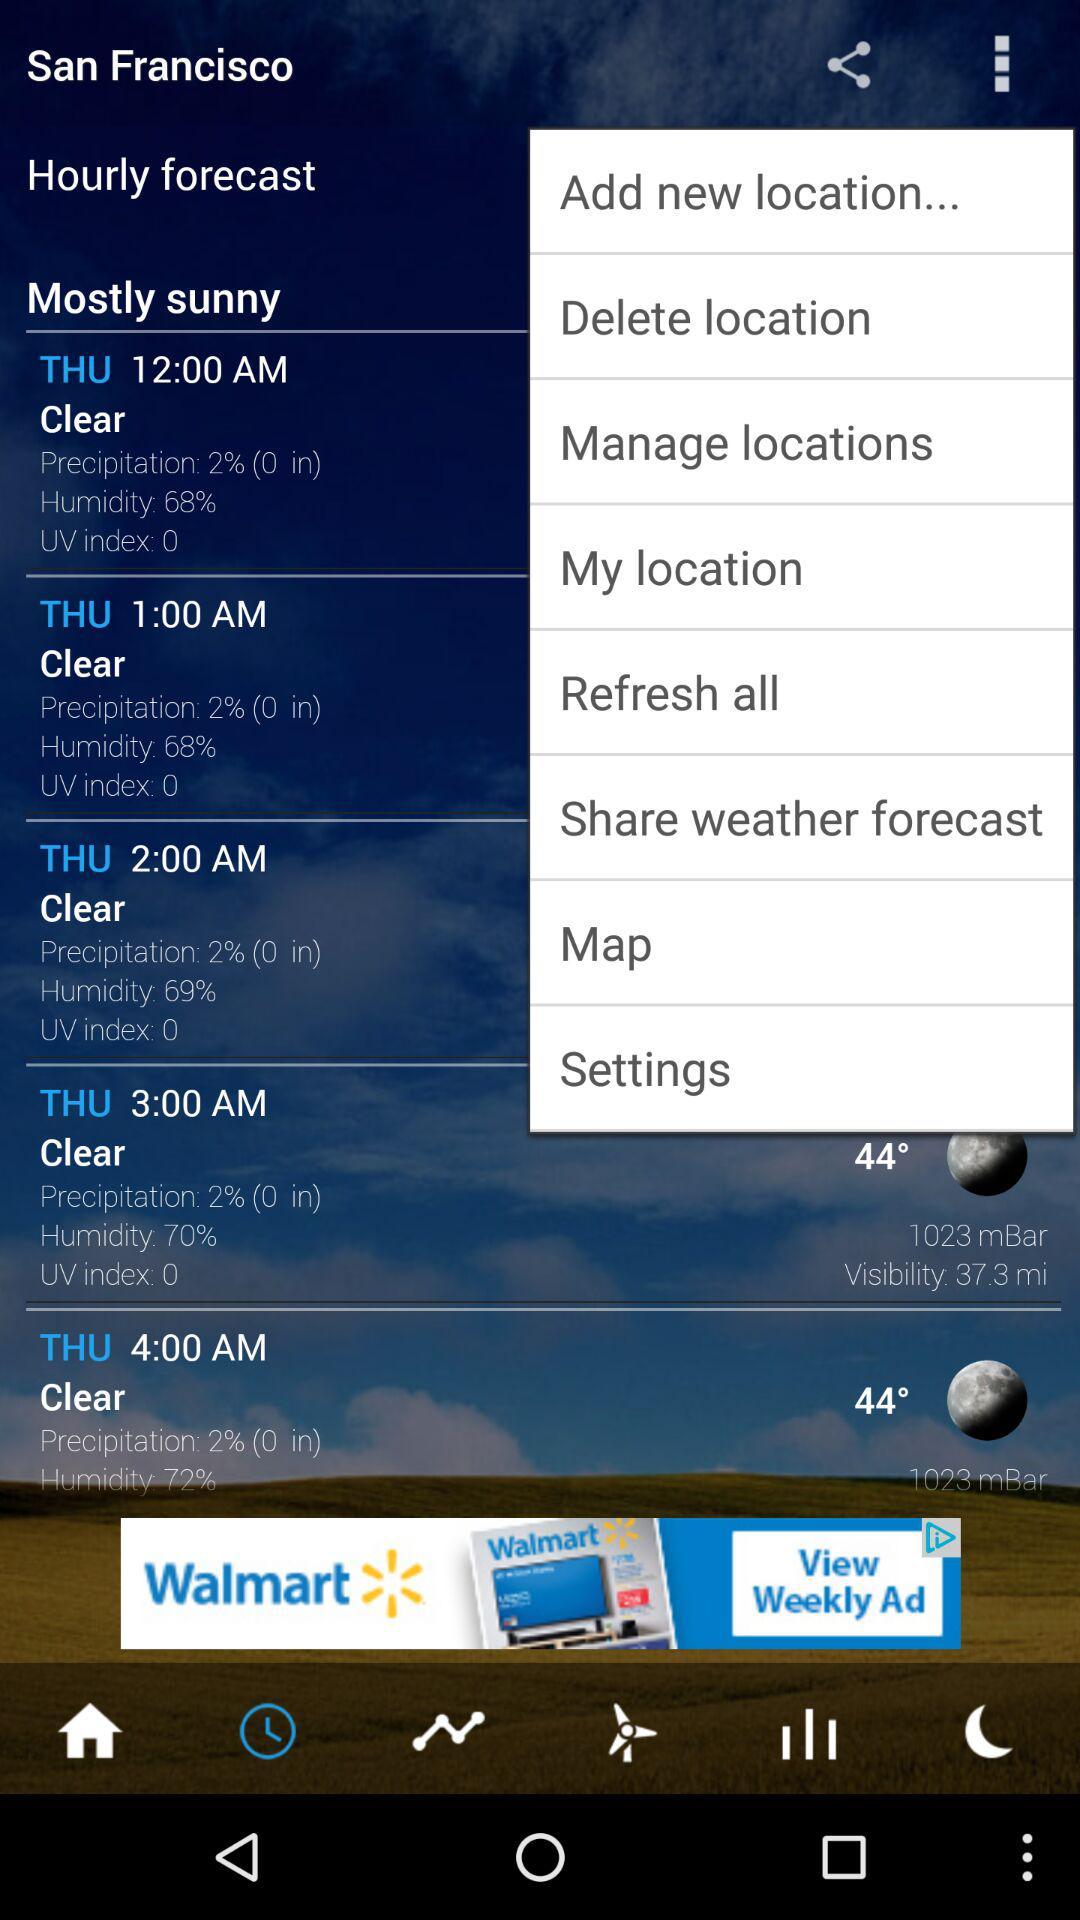 This screenshot has height=1920, width=1080. I want to click on my location item, so click(800, 565).